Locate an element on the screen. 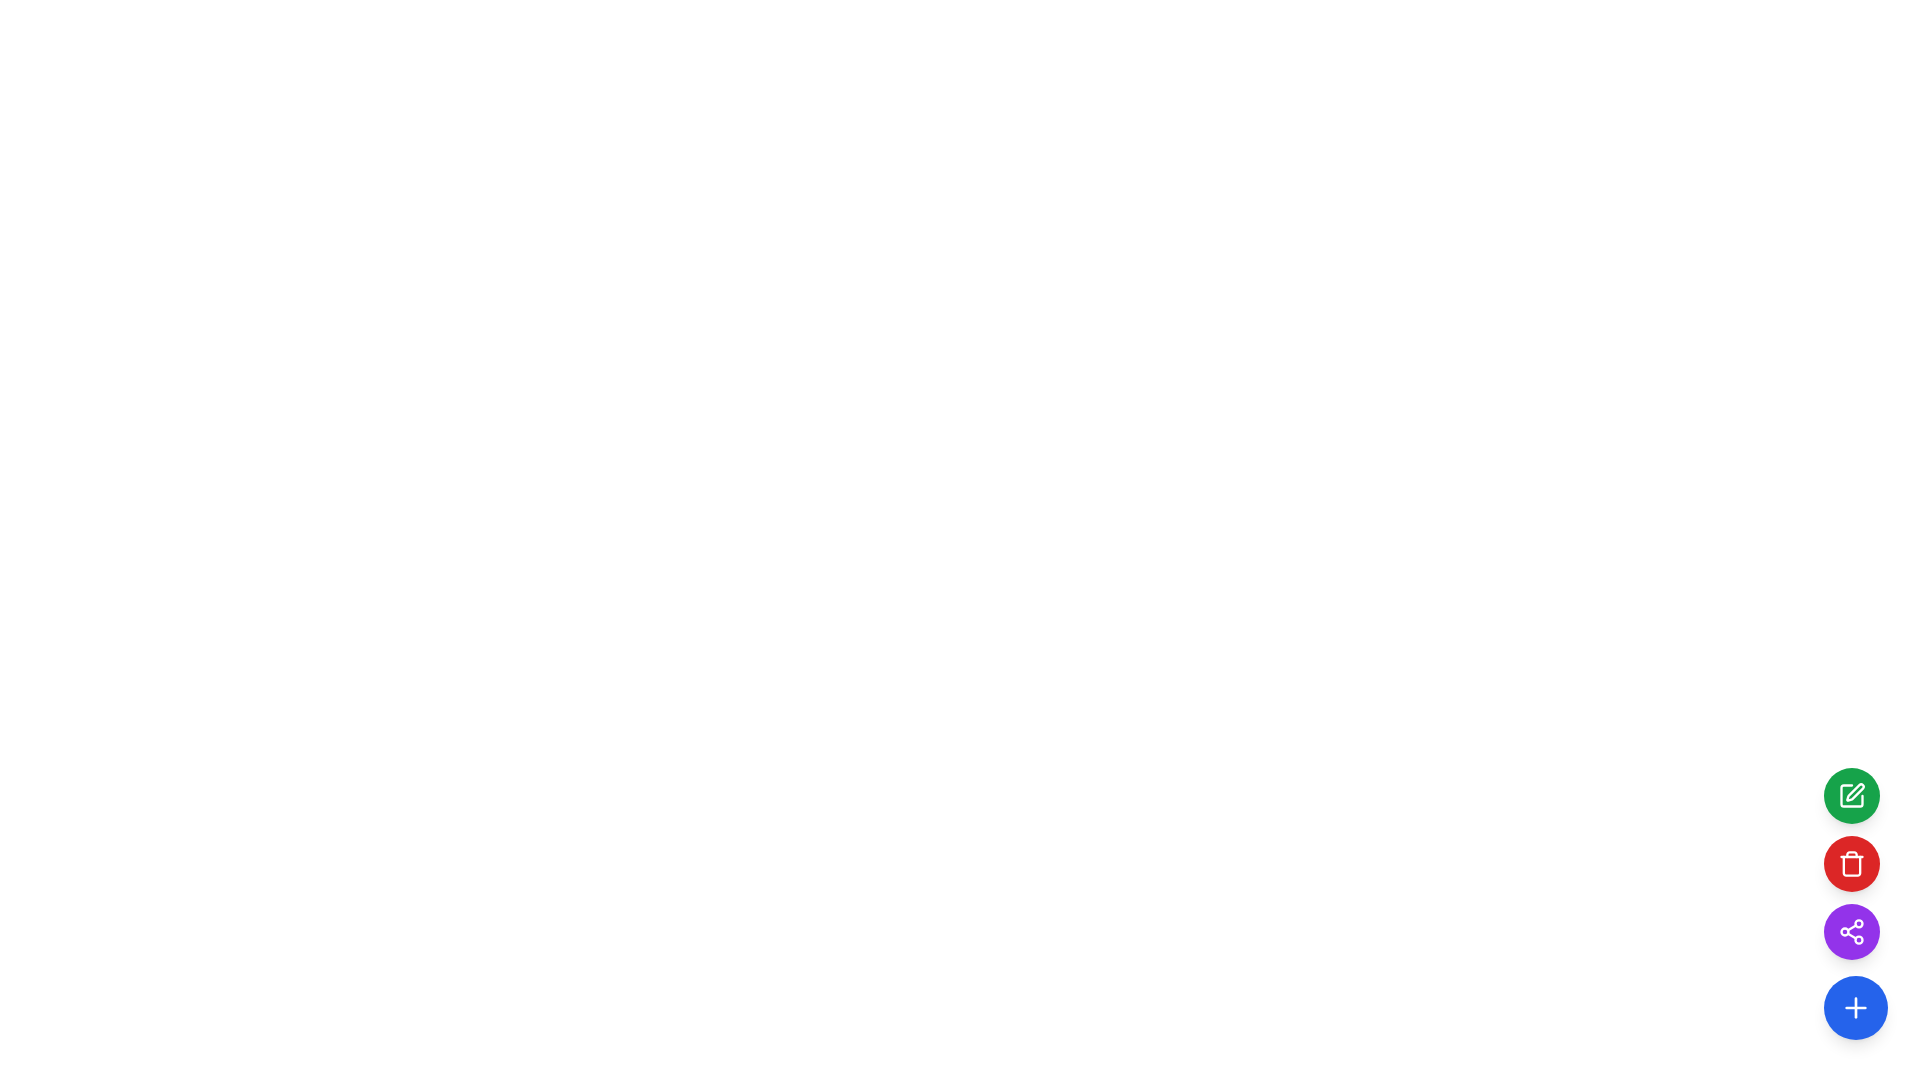  the 'Add' button located at the bottom of a vertical set of four circular buttons in the bottom-right corner of the interface, which has a plus (+) icon is located at coordinates (1855, 1007).